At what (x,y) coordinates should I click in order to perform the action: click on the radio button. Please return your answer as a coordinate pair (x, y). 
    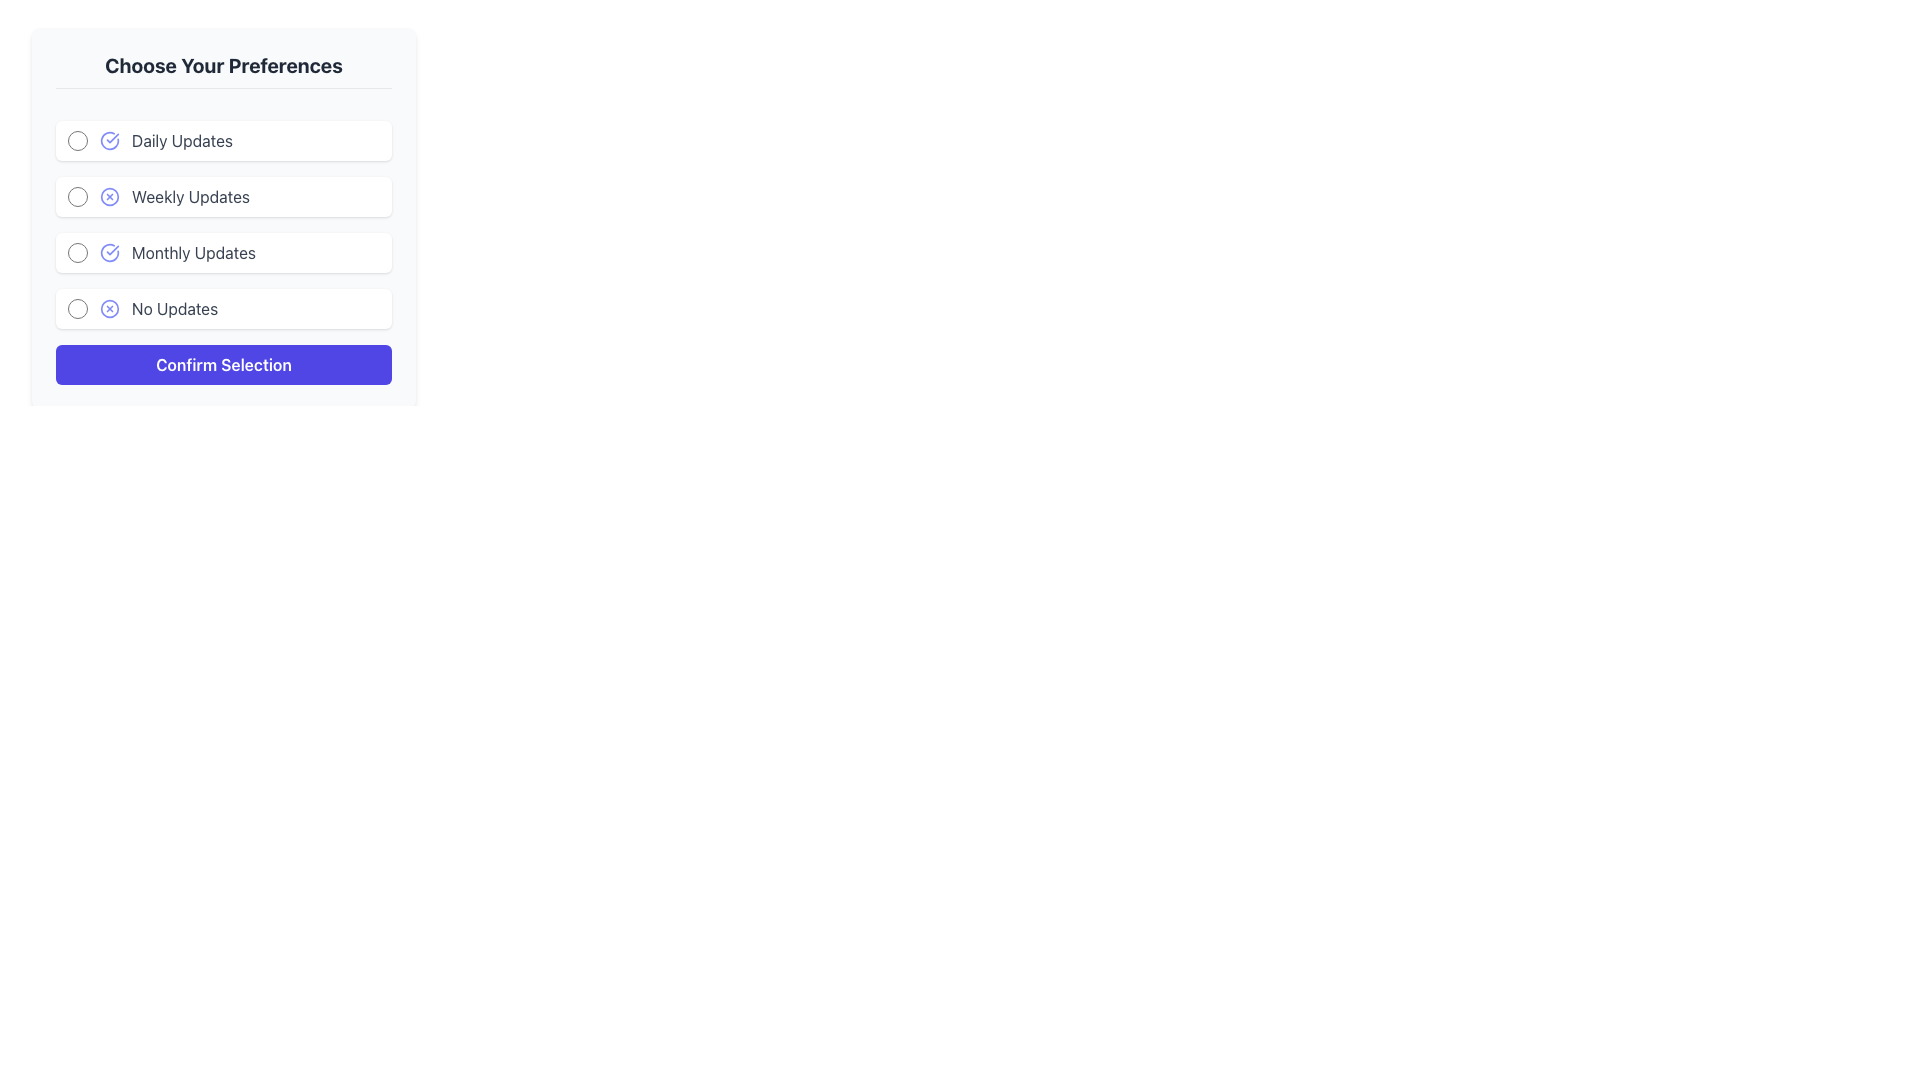
    Looking at the image, I should click on (77, 140).